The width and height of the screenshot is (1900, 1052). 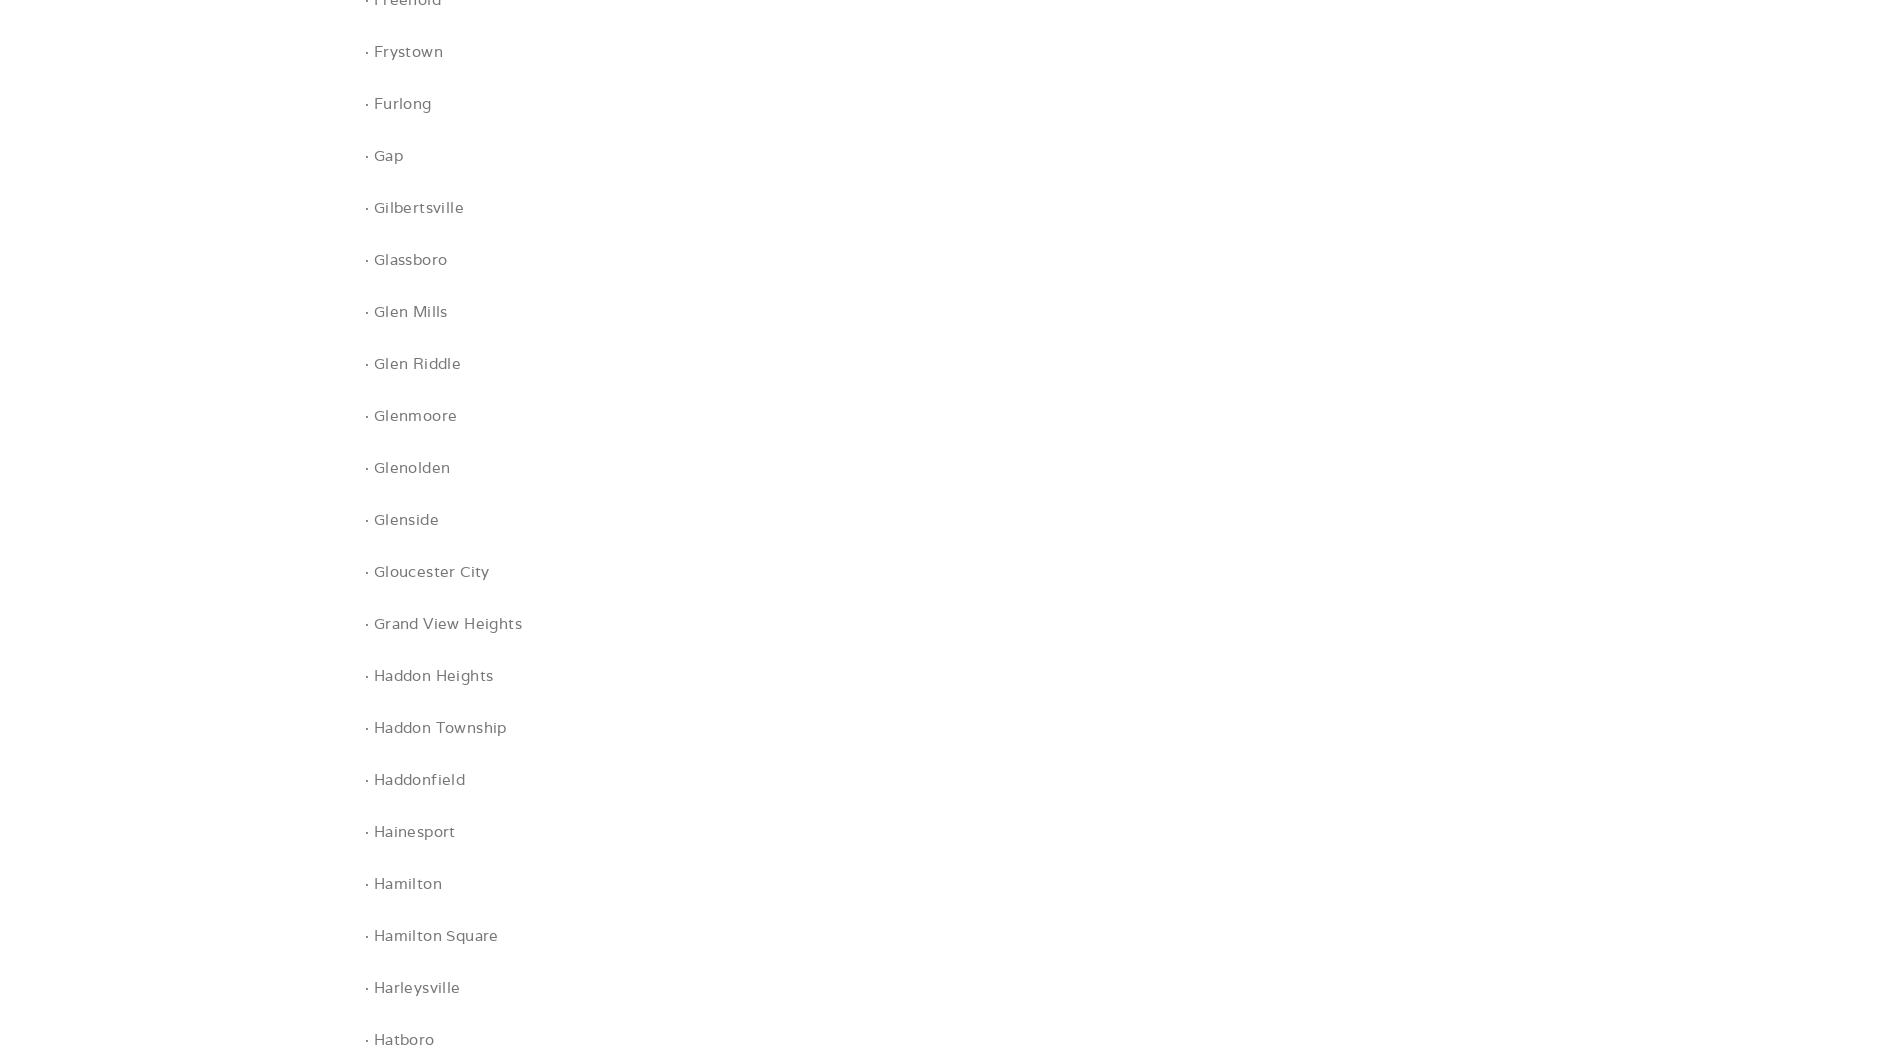 I want to click on '· Hamilton', so click(x=402, y=883).